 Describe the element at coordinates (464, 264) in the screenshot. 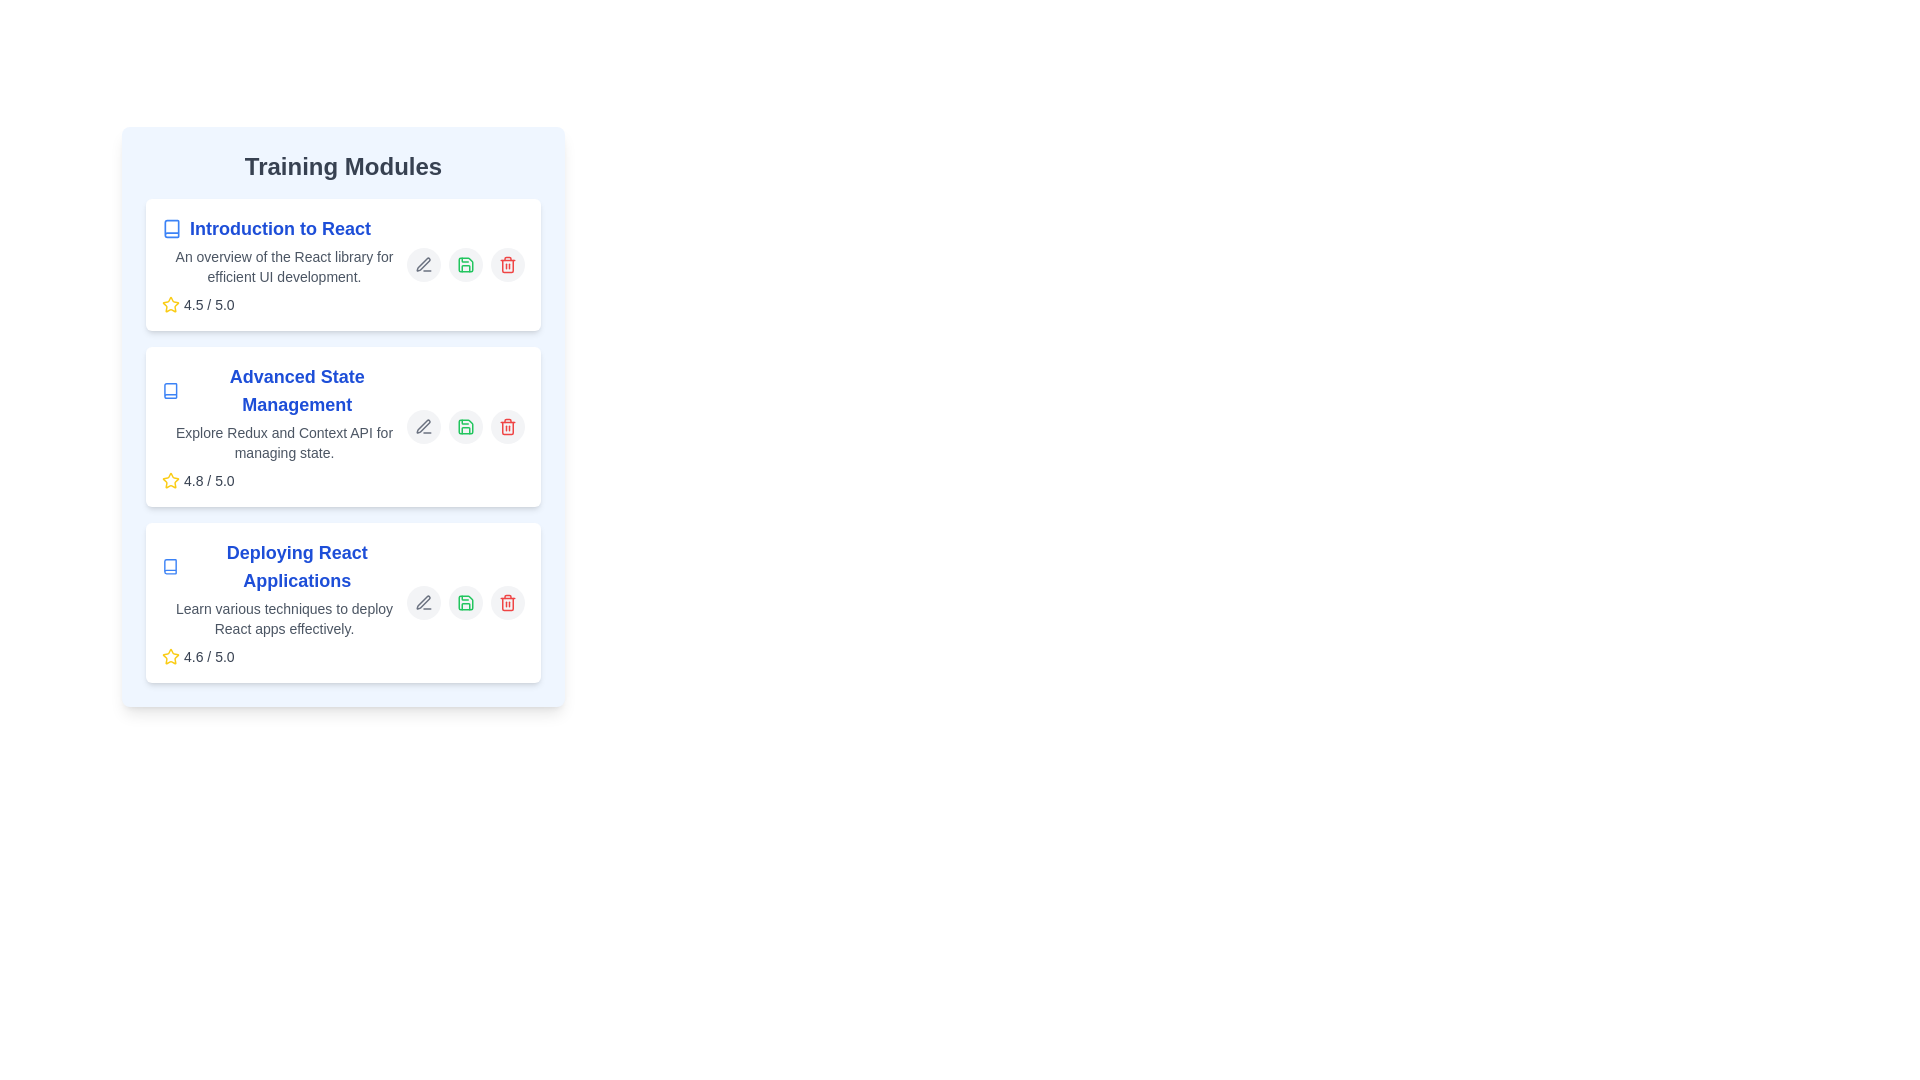

I see `the save button located in the actions group of the 'Introduction to React' training module, positioned between the pencil edit icon and the trash delete icon` at that location.